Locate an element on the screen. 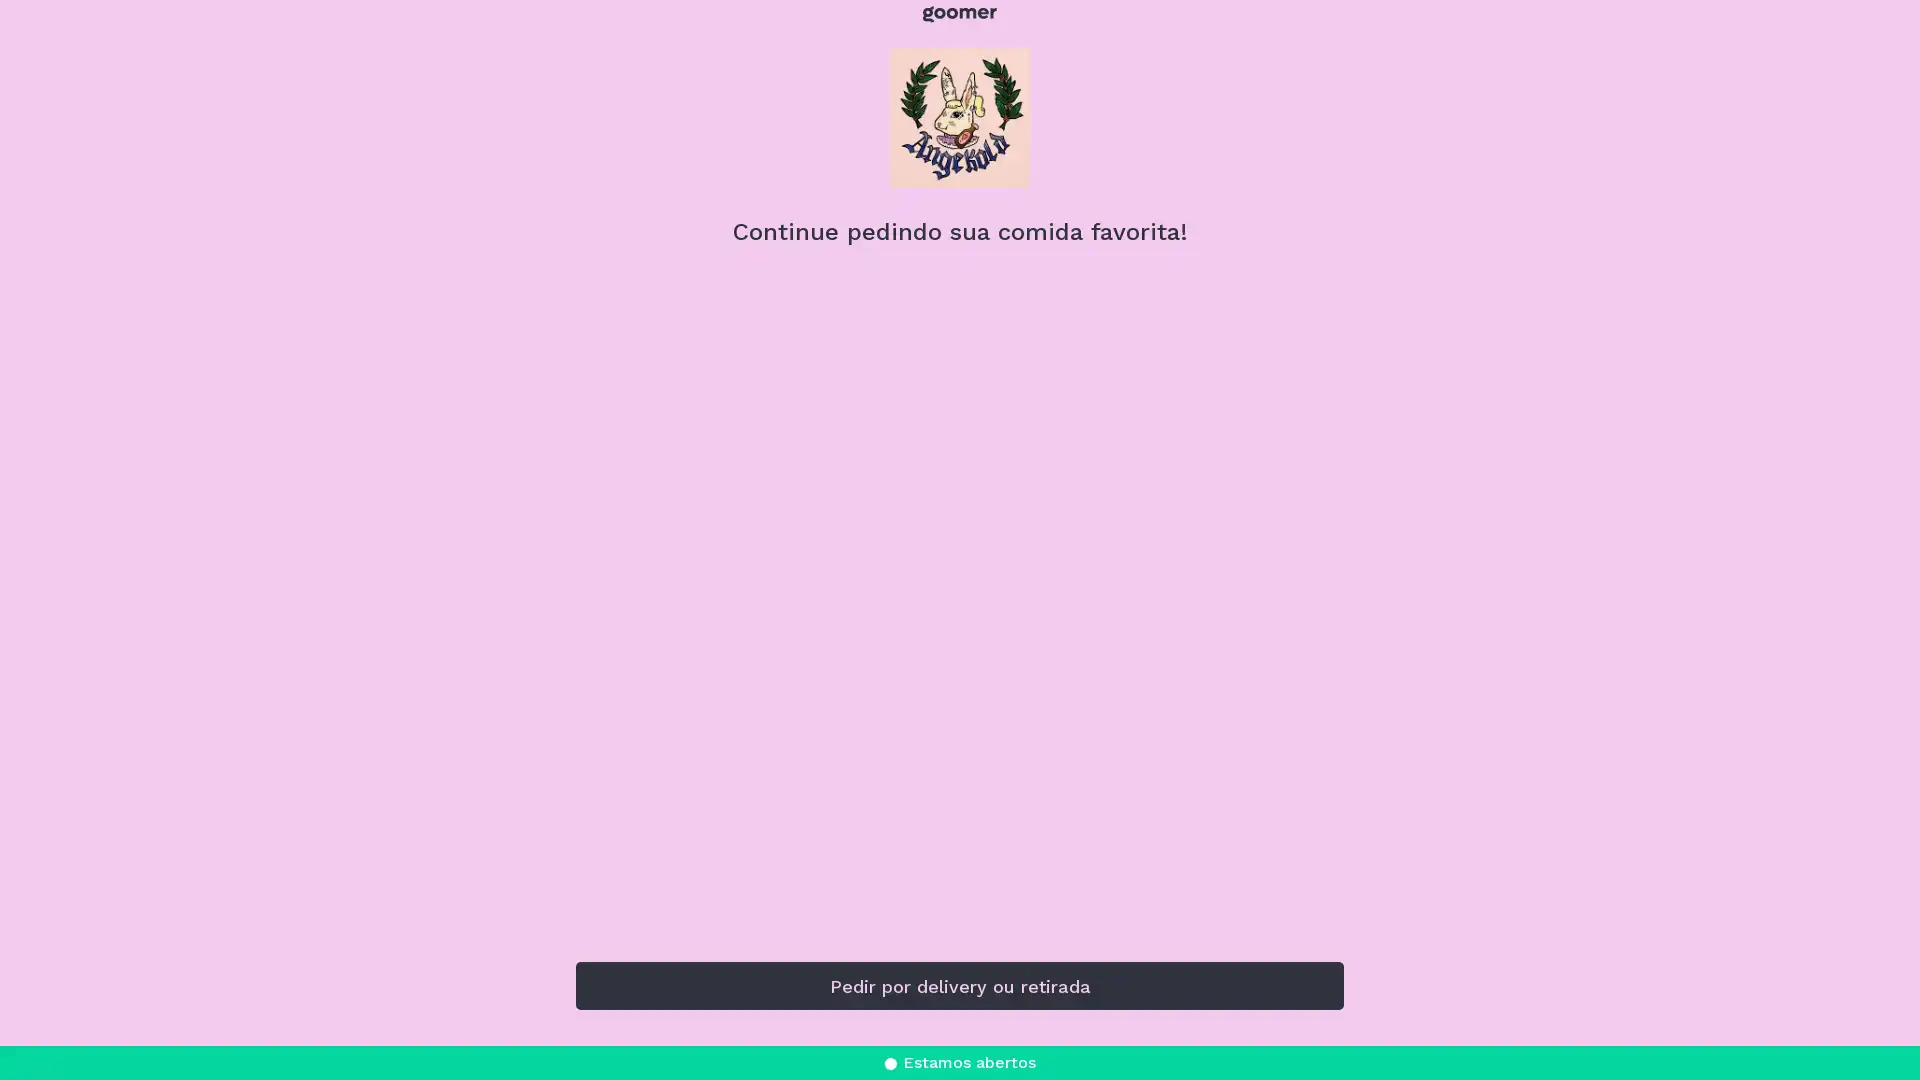  Pedir por delivery ou retirada is located at coordinates (960, 985).